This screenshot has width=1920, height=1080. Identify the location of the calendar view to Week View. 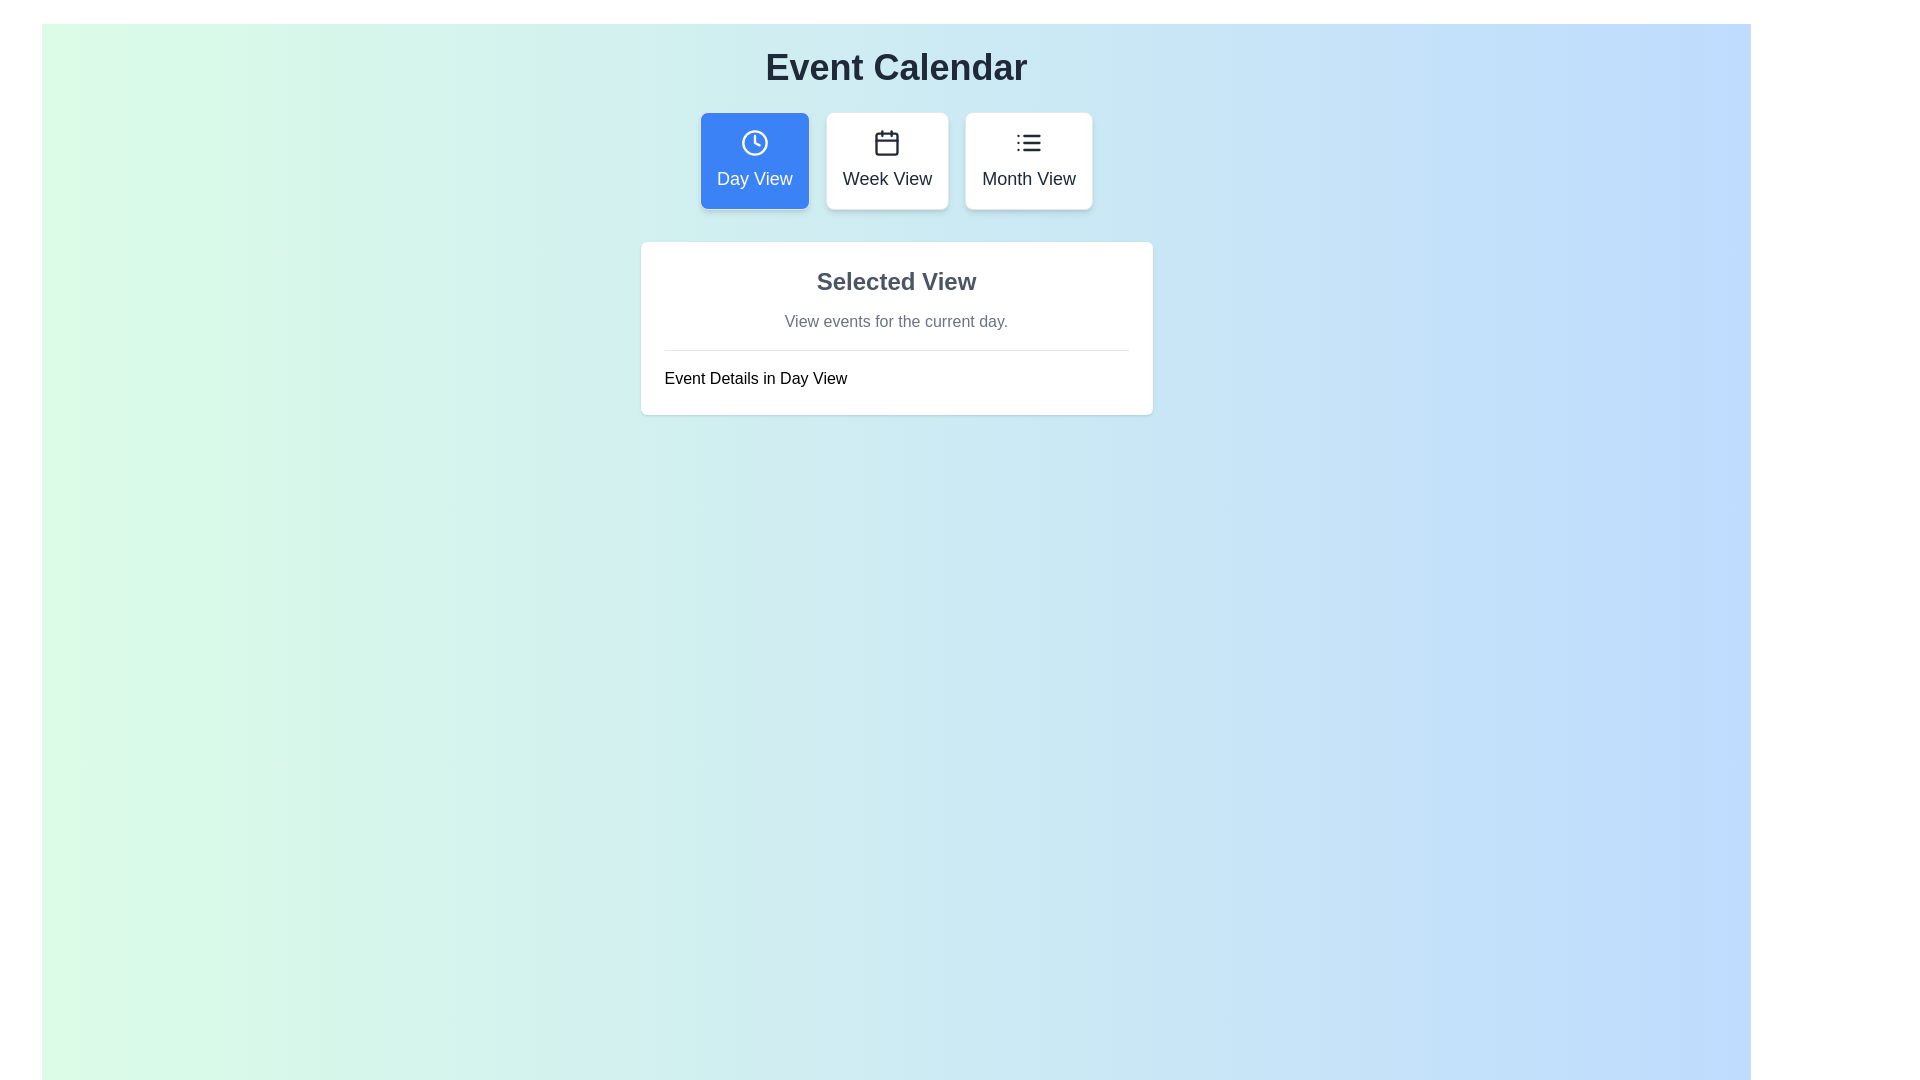
(886, 160).